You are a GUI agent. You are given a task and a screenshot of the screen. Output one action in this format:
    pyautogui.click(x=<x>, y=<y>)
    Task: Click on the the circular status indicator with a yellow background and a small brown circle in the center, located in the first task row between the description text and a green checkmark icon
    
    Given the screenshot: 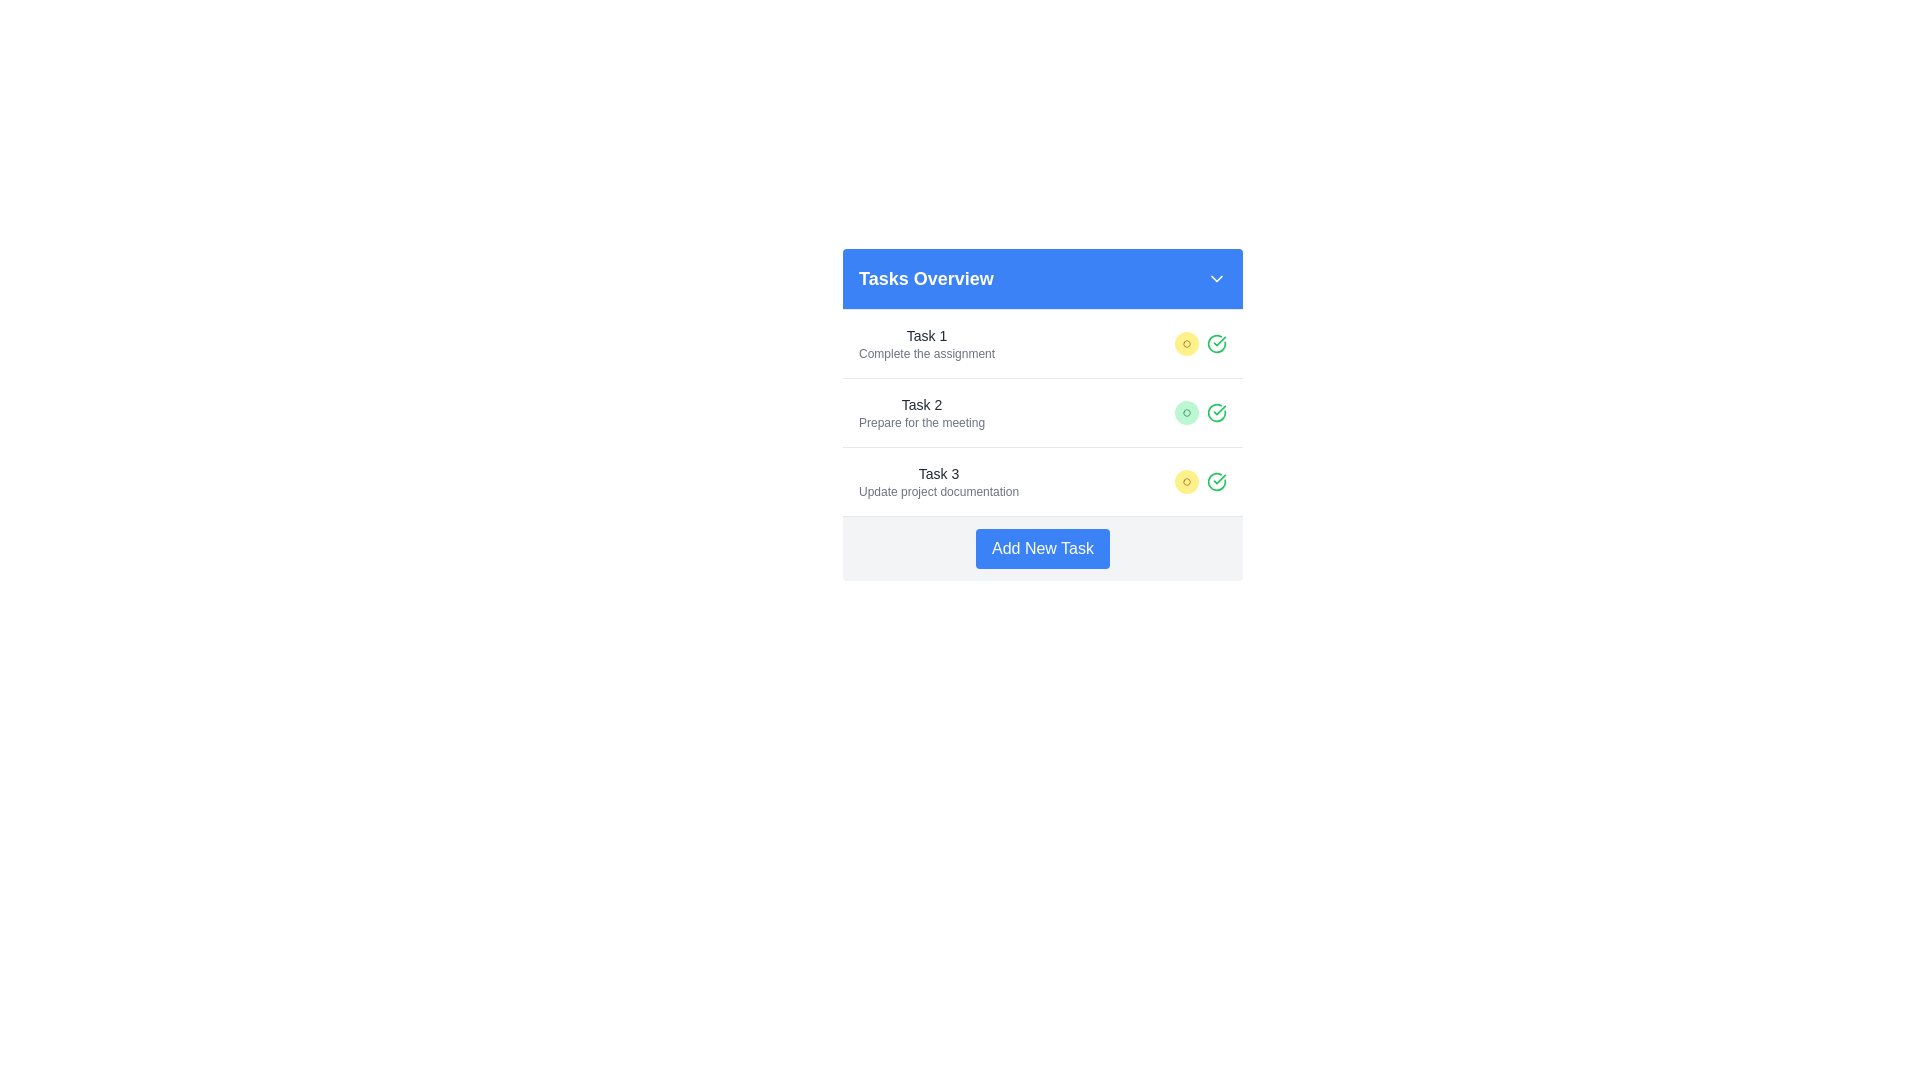 What is the action you would take?
    pyautogui.click(x=1200, y=342)
    